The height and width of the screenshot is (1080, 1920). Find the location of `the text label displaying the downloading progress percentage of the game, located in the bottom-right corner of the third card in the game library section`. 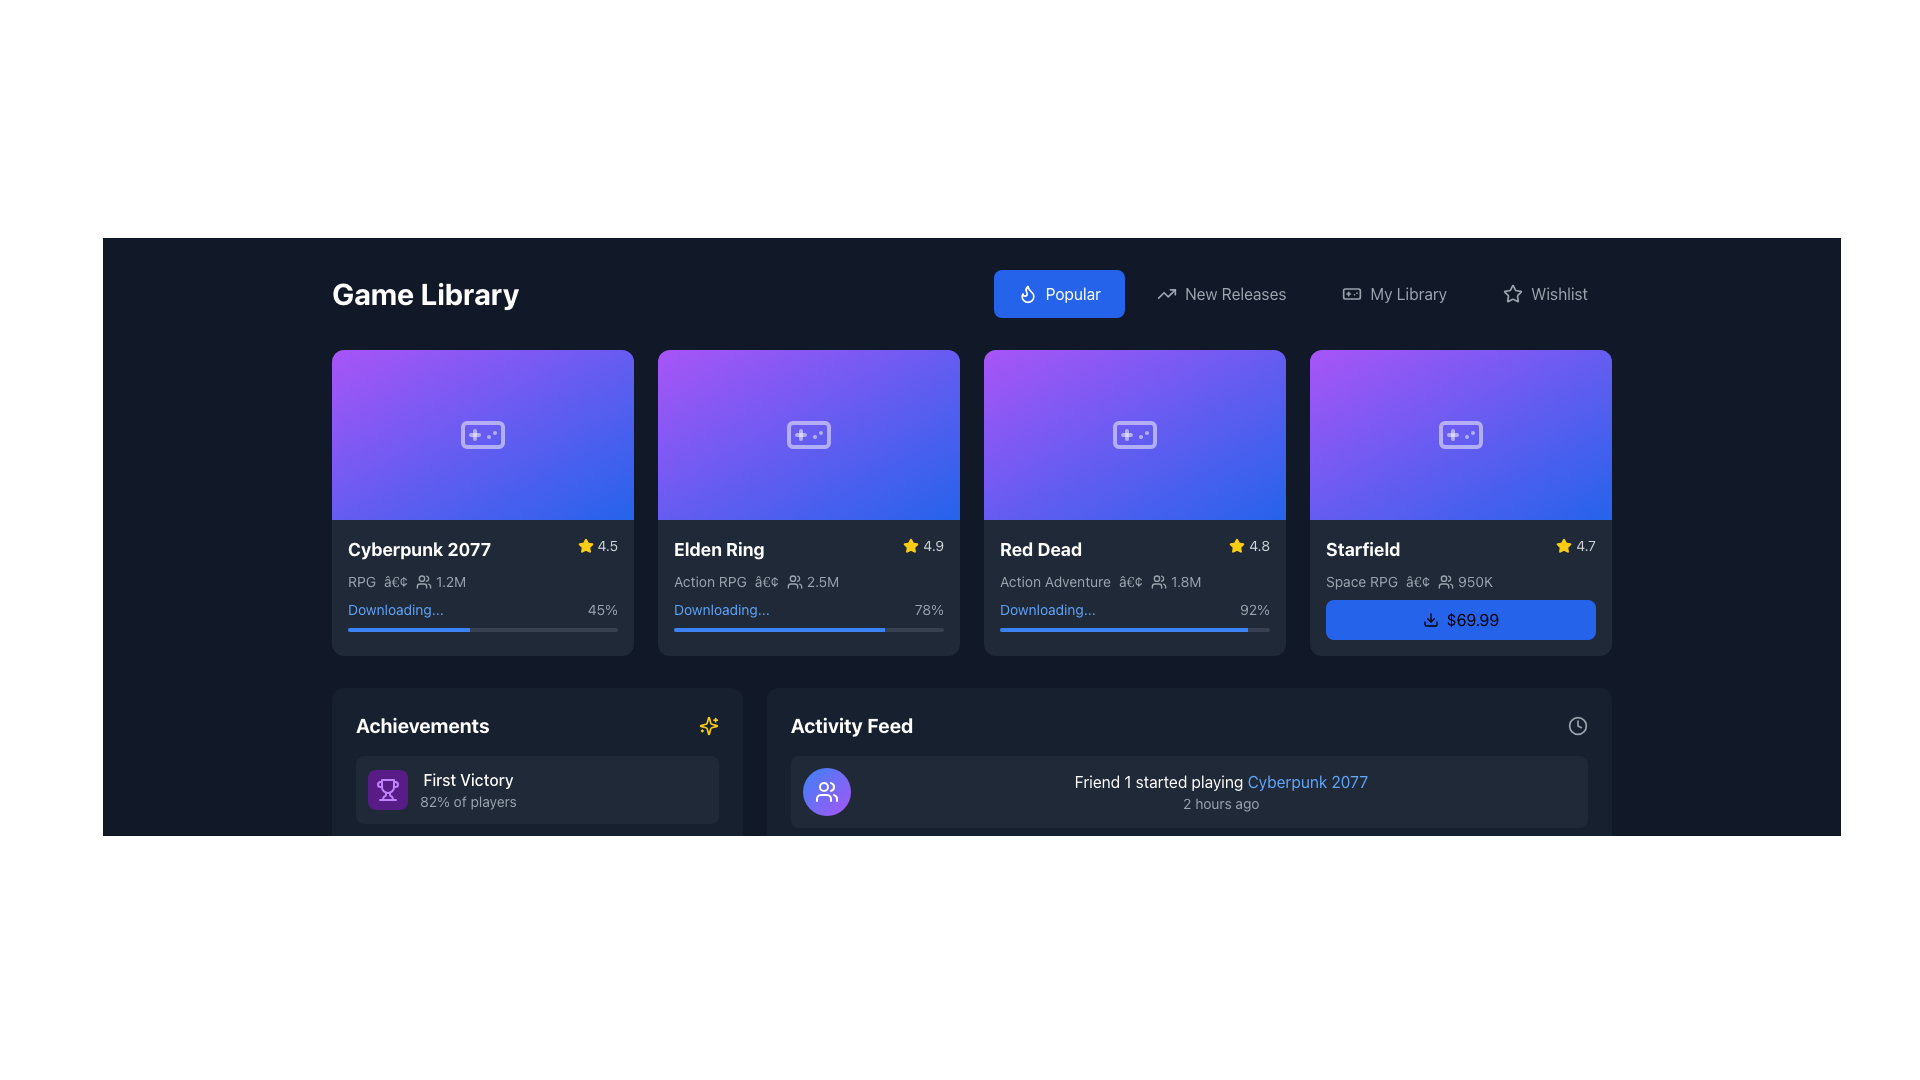

the text label displaying the downloading progress percentage of the game, located in the bottom-right corner of the third card in the game library section is located at coordinates (1254, 608).